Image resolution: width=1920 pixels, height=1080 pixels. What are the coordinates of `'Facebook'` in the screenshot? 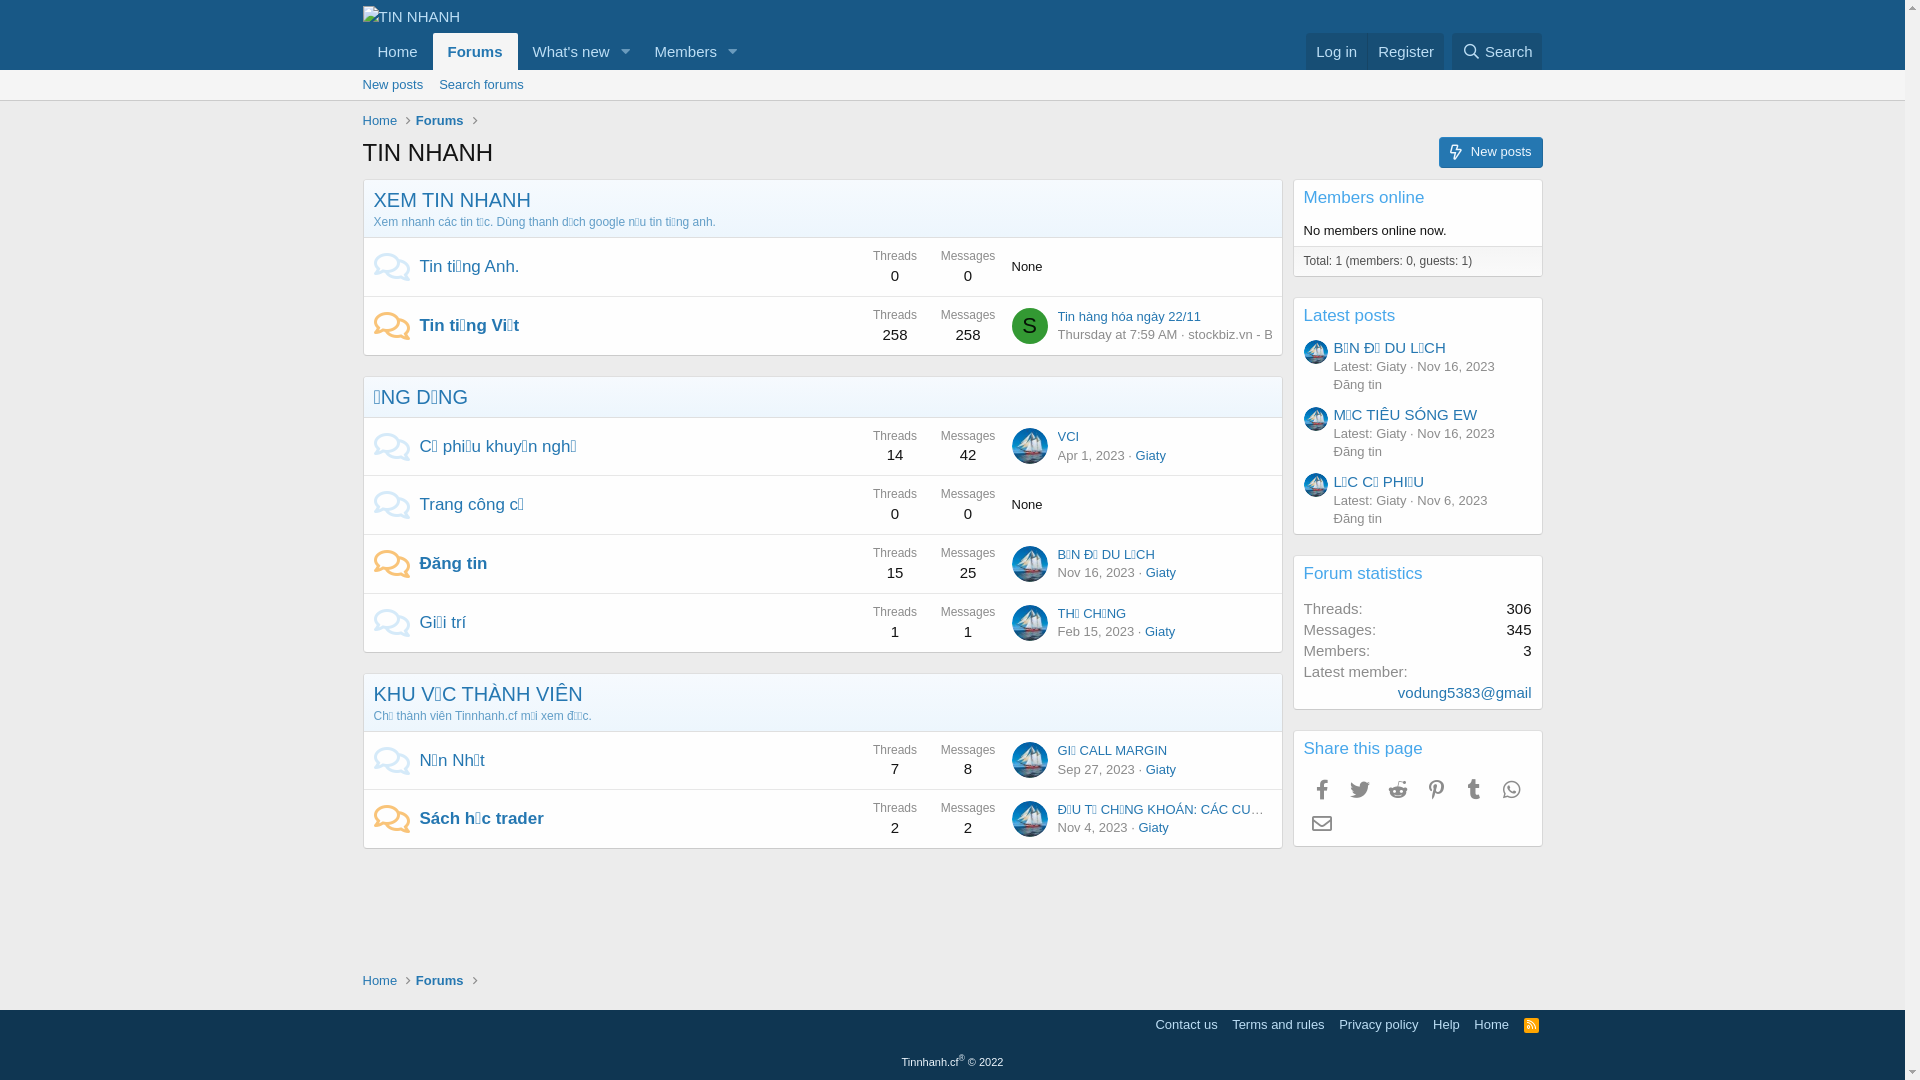 It's located at (1321, 789).